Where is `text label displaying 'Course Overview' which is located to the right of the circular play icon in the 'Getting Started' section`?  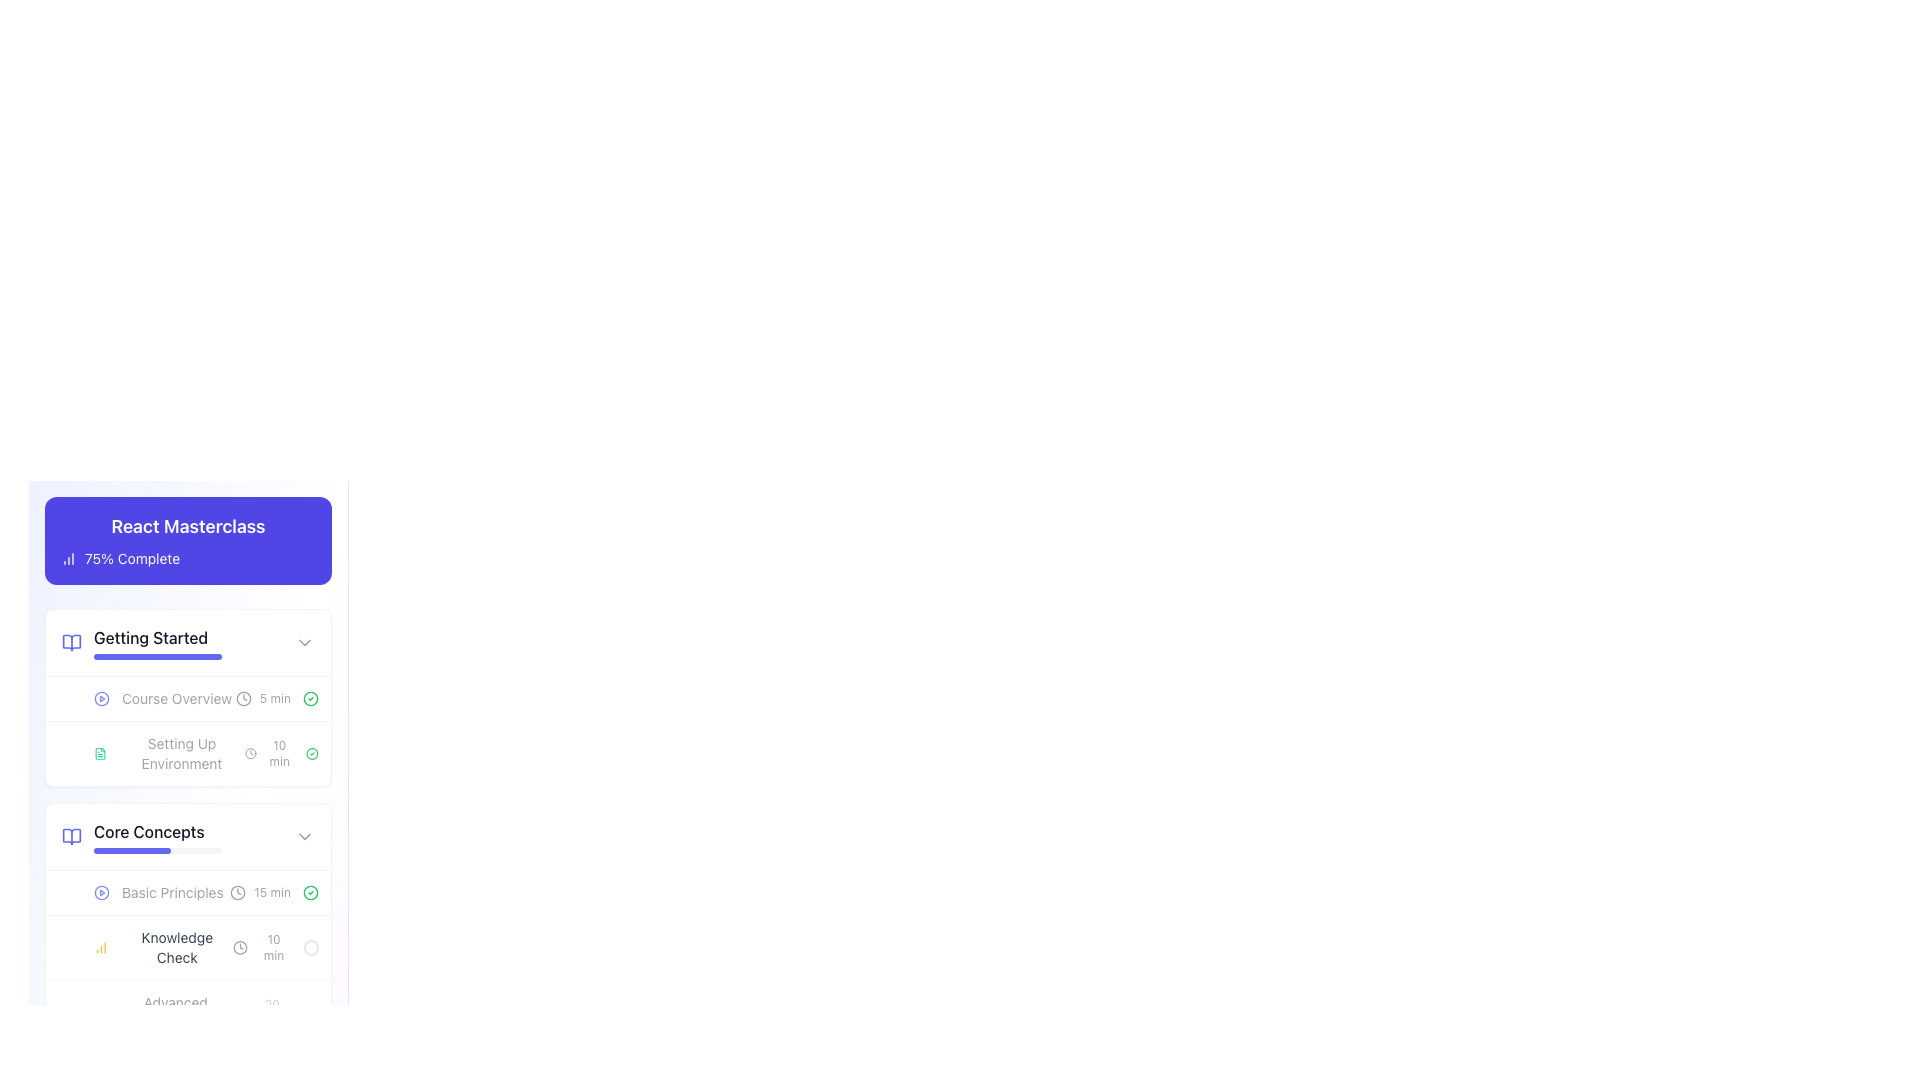 text label displaying 'Course Overview' which is located to the right of the circular play icon in the 'Getting Started' section is located at coordinates (177, 697).